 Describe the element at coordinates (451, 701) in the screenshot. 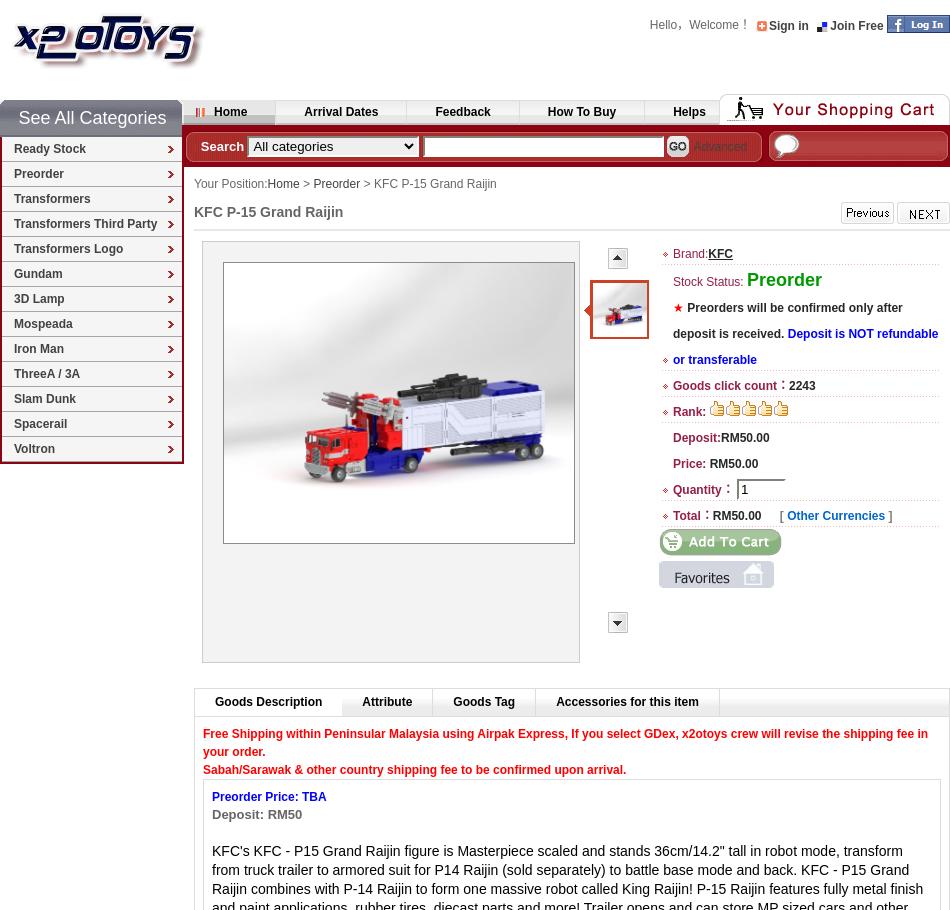

I see `'Goods Tag'` at that location.